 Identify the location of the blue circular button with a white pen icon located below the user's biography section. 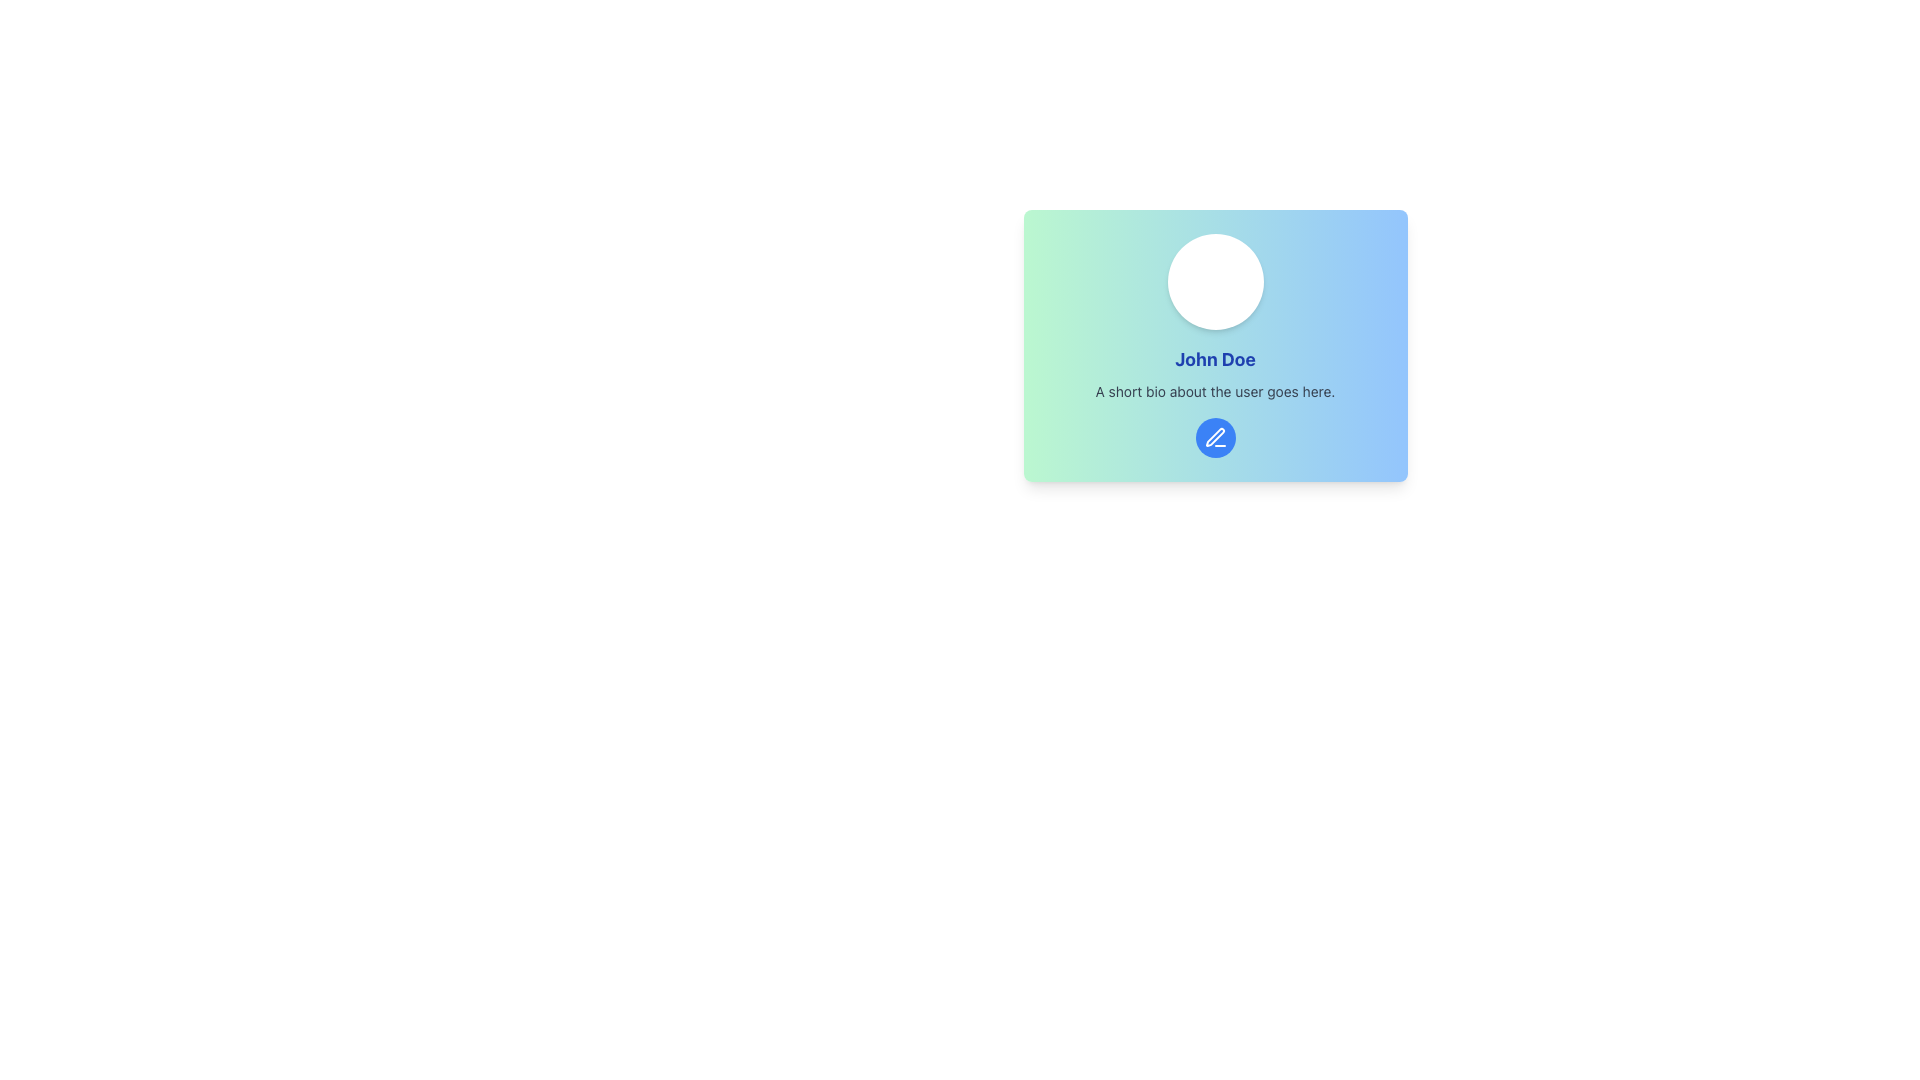
(1214, 437).